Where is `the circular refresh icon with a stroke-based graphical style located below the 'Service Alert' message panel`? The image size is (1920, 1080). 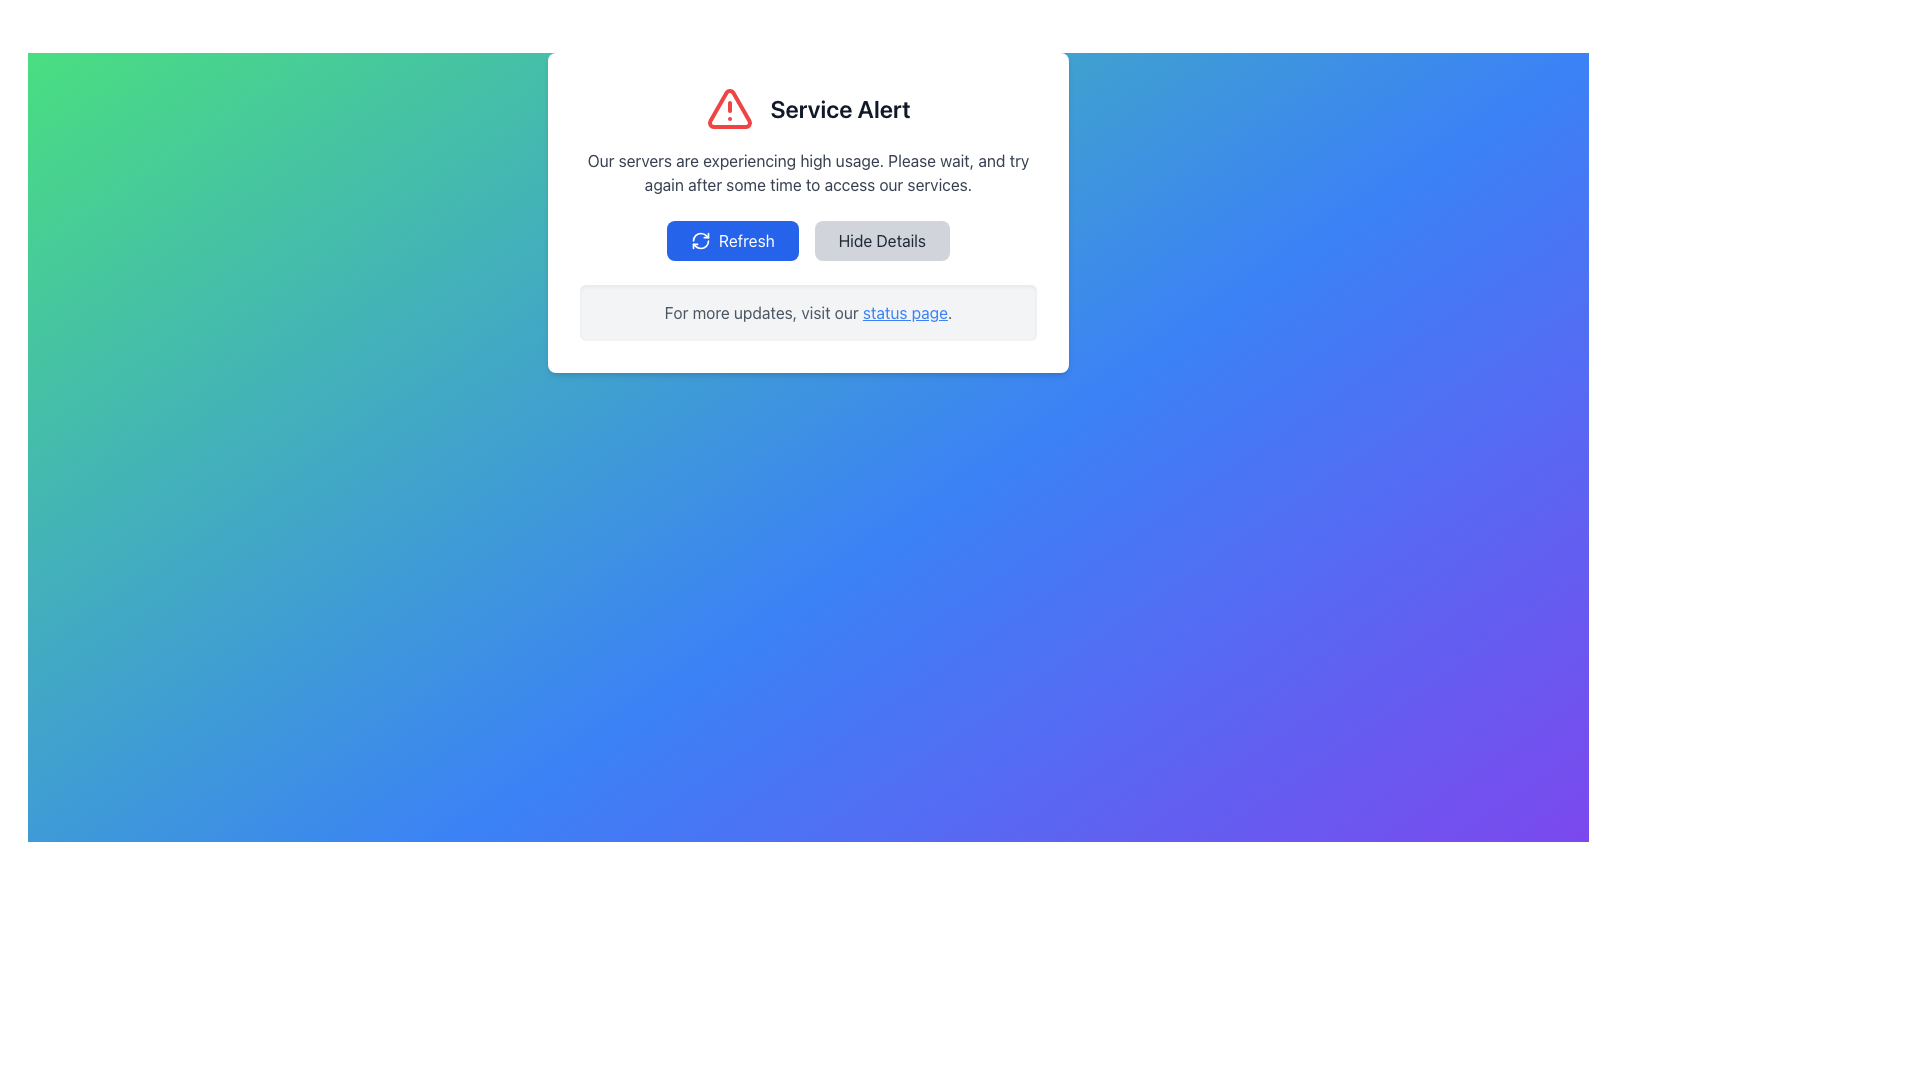
the circular refresh icon with a stroke-based graphical style located below the 'Service Alert' message panel is located at coordinates (700, 239).